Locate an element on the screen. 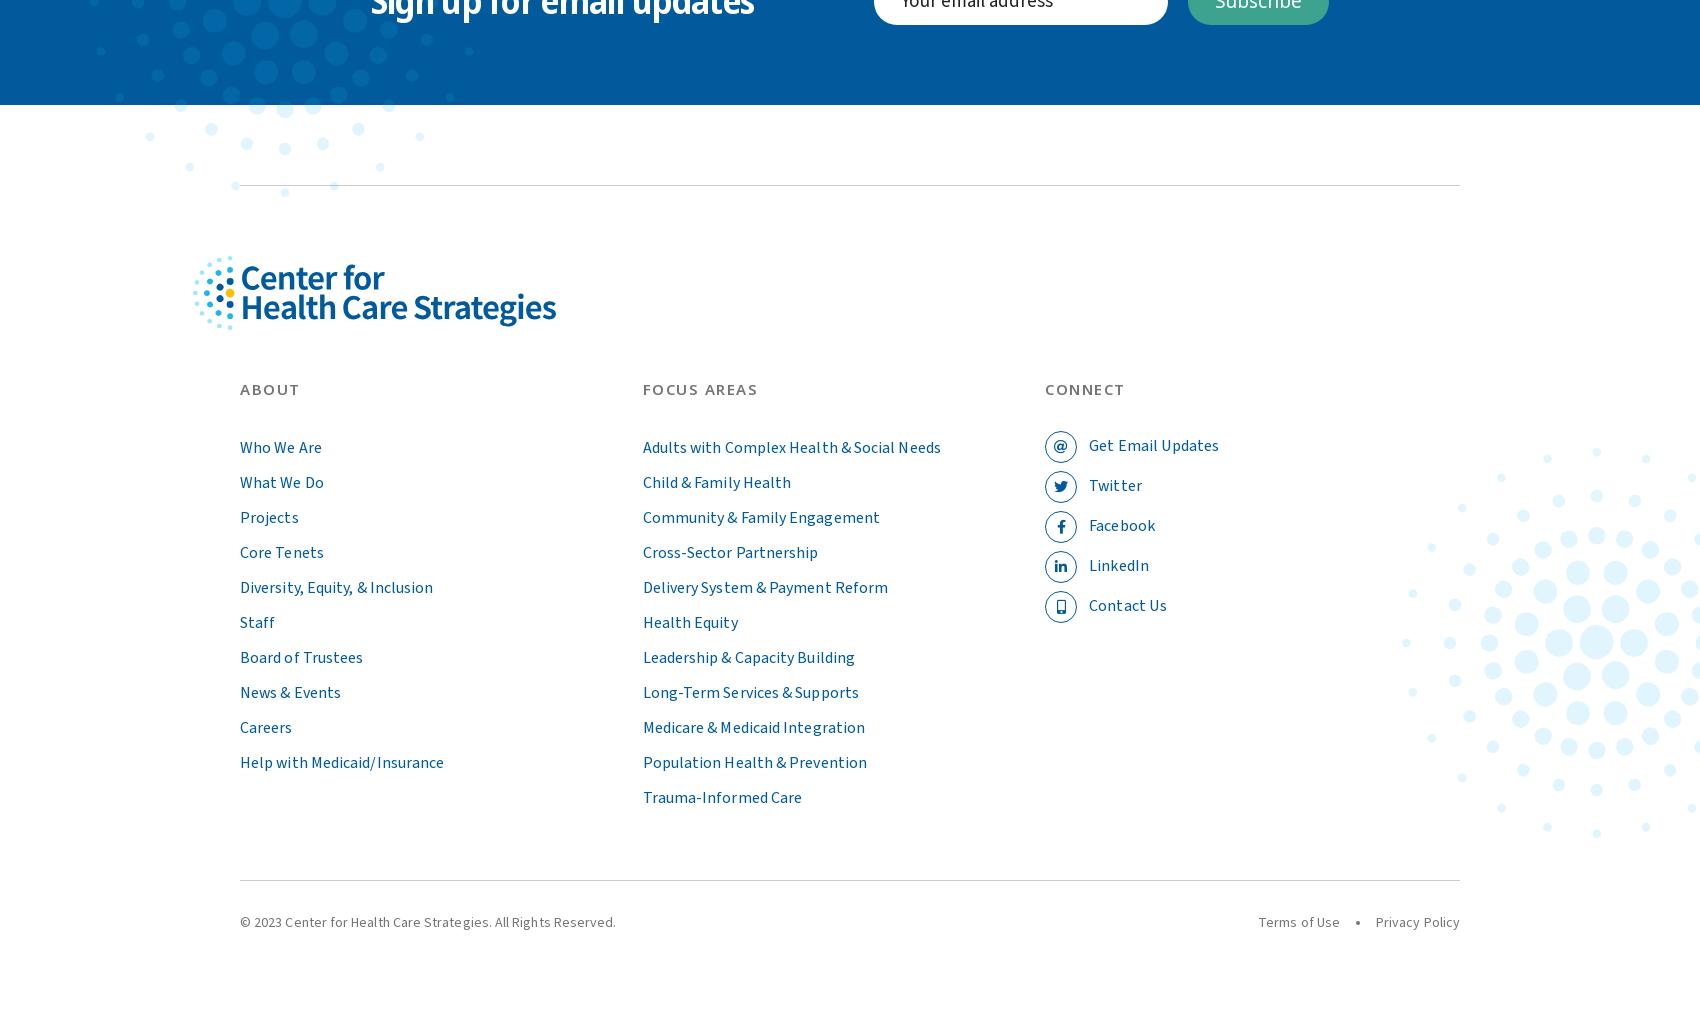  'Privacy Policy' is located at coordinates (1416, 922).